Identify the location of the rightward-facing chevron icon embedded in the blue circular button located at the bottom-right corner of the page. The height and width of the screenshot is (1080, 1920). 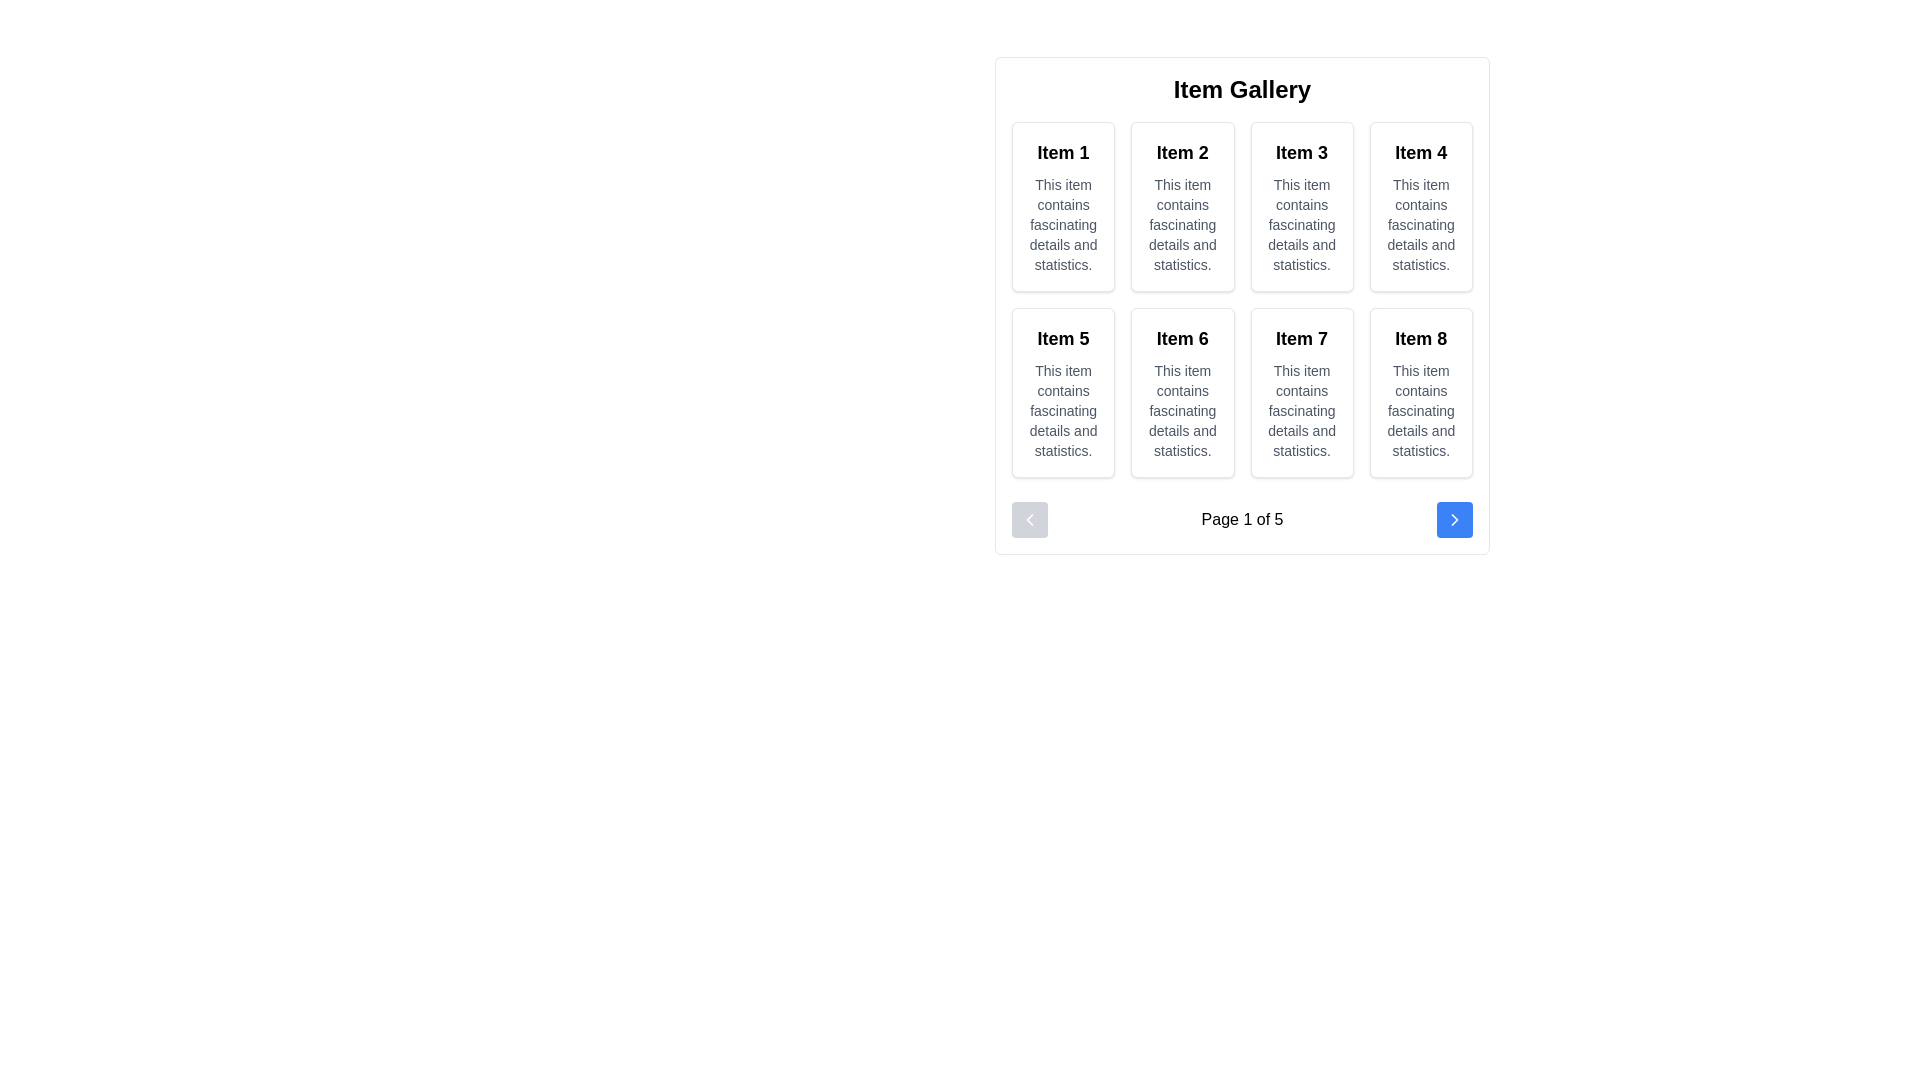
(1454, 519).